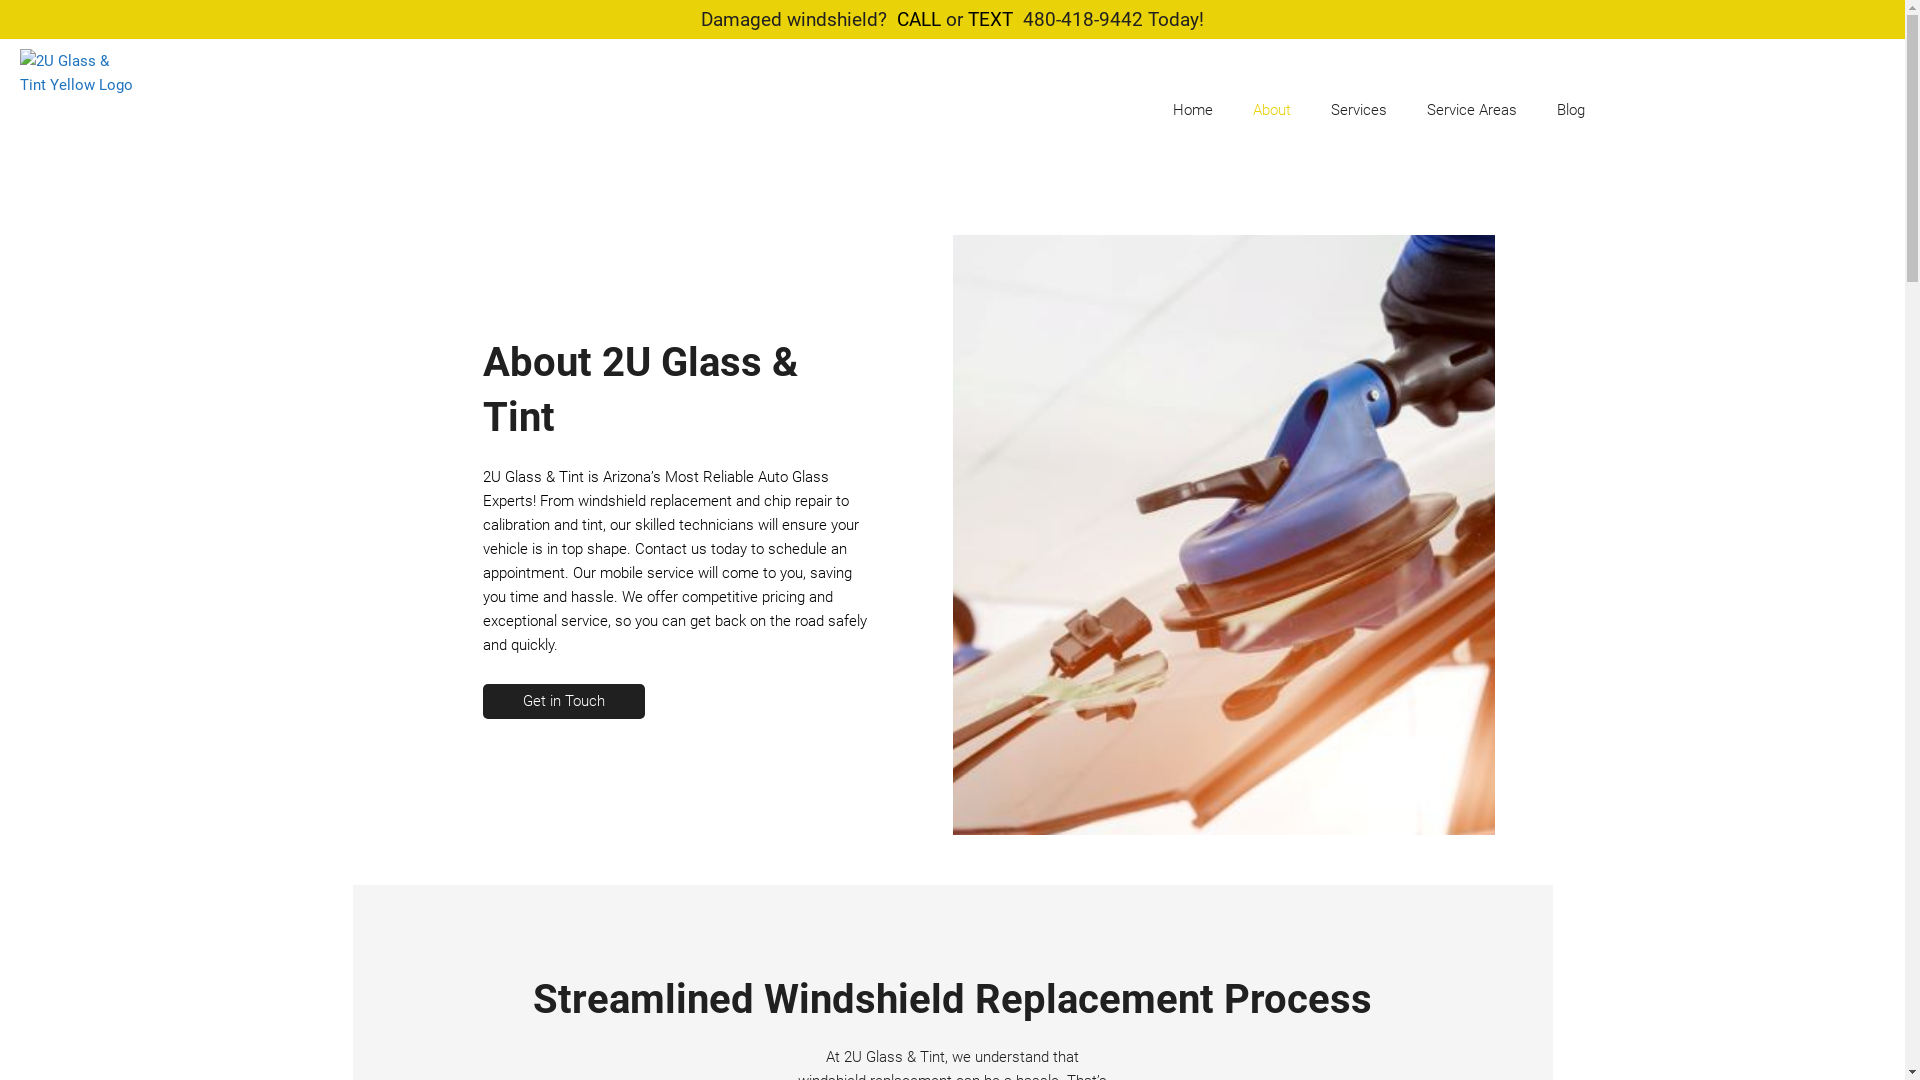  Describe the element at coordinates (1569, 110) in the screenshot. I see `'Blog'` at that location.